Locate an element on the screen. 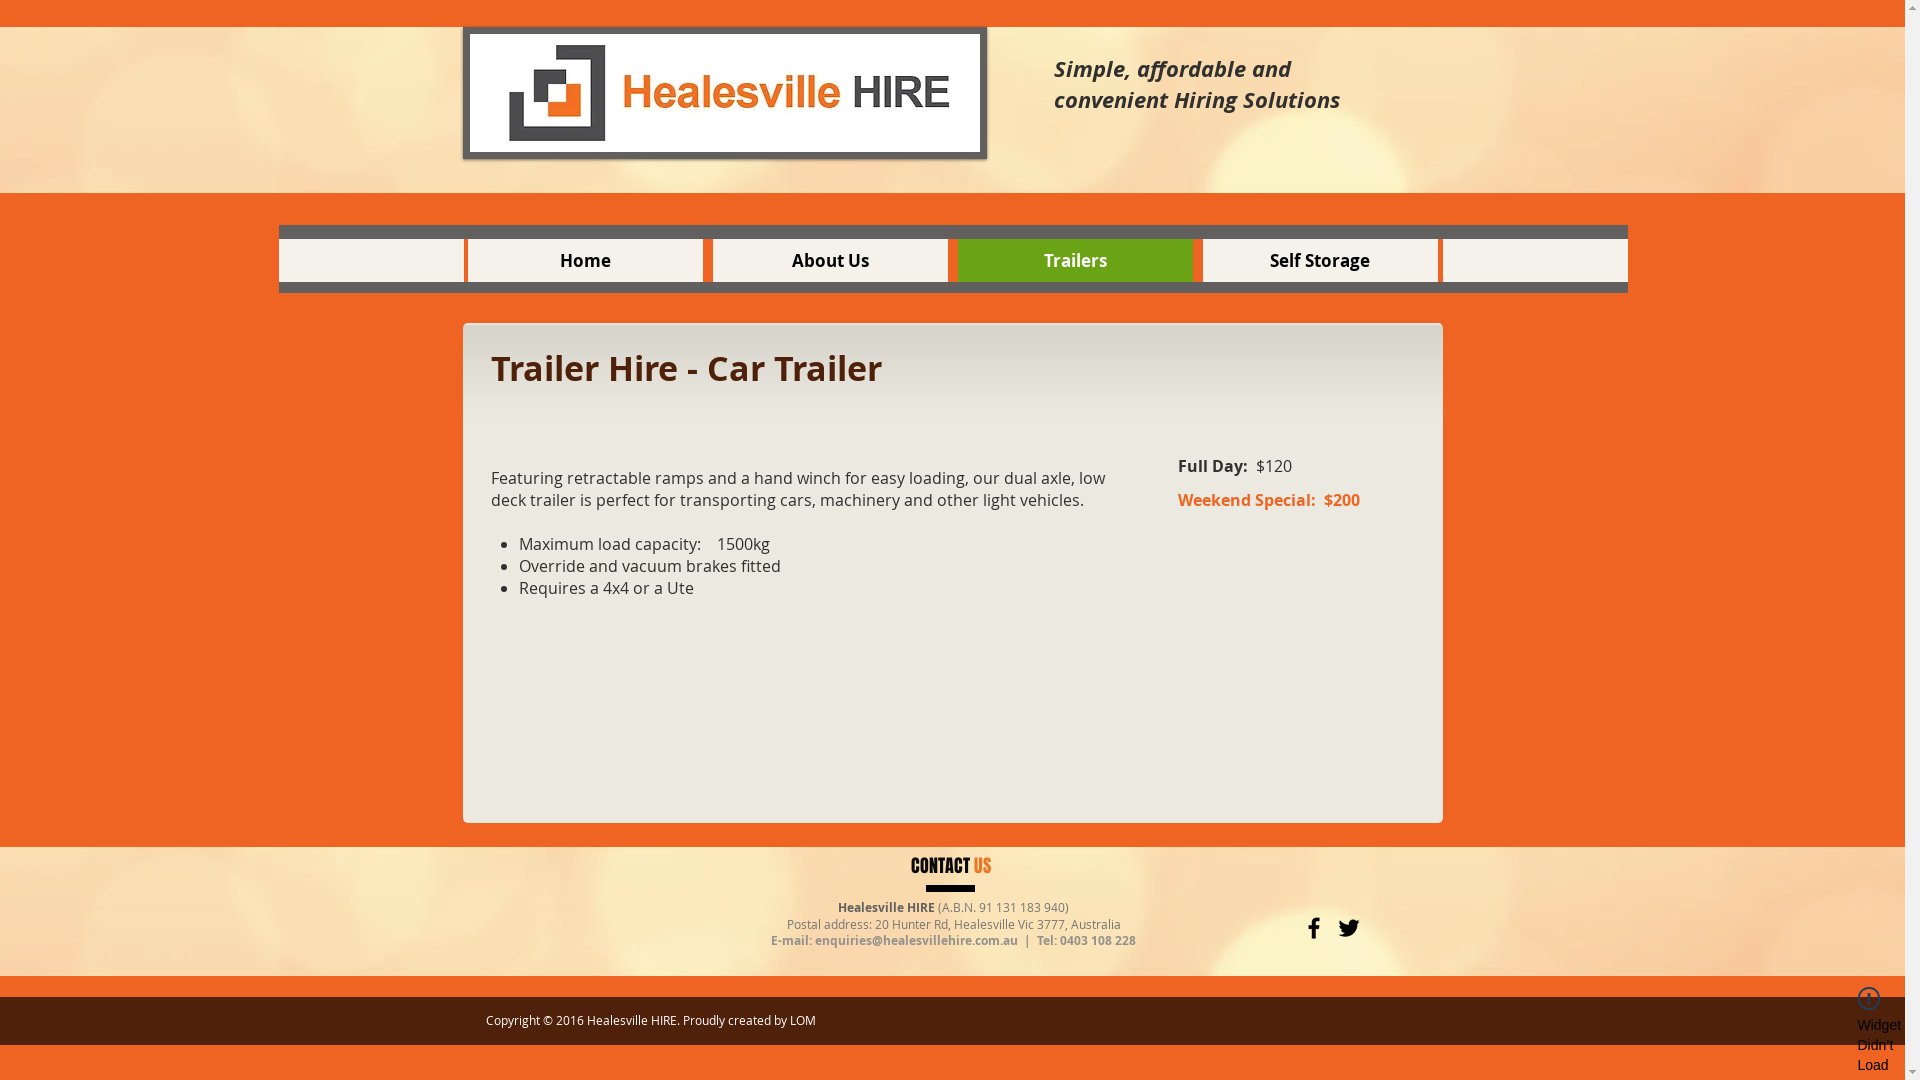 Image resolution: width=1920 pixels, height=1080 pixels. 'Trailers' is located at coordinates (1074, 259).